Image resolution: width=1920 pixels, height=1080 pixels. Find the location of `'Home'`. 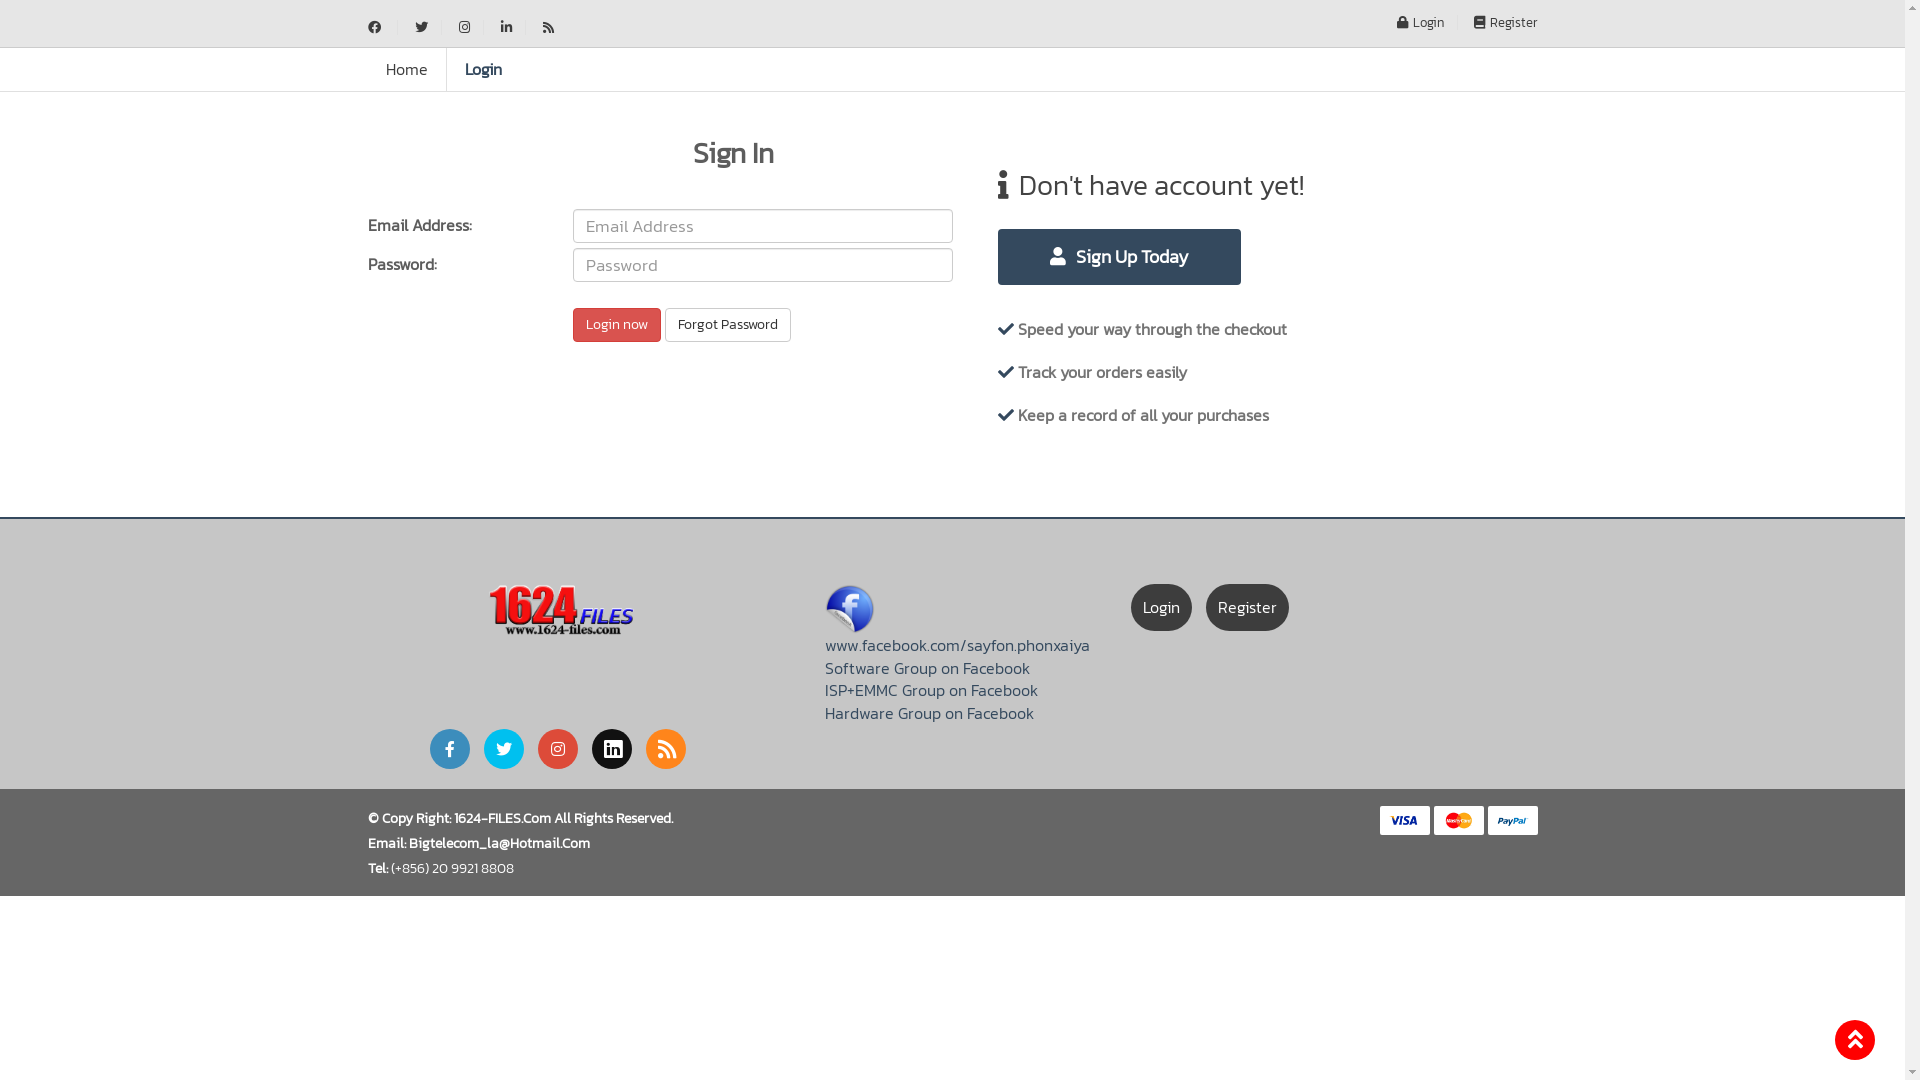

'Home' is located at coordinates (368, 68).